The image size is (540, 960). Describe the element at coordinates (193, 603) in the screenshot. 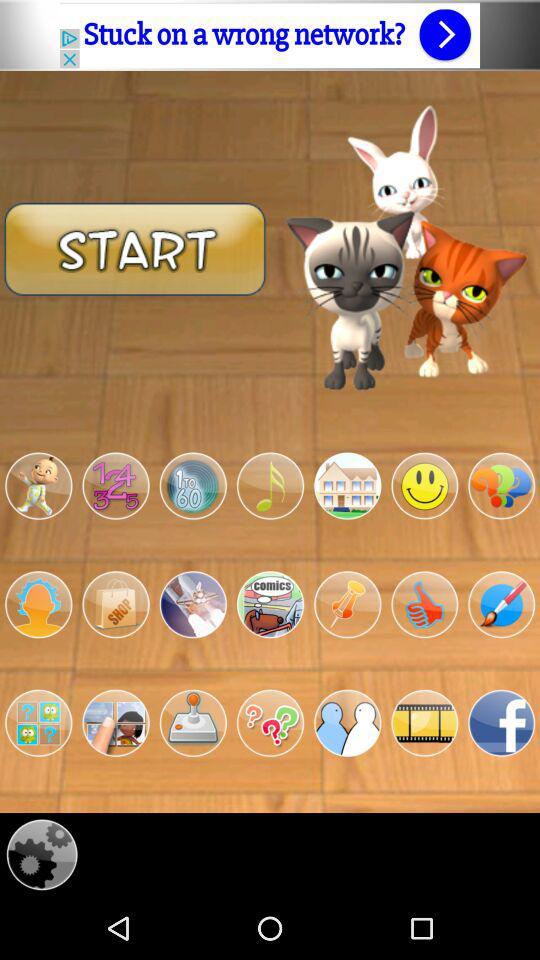

I see `snow app` at that location.